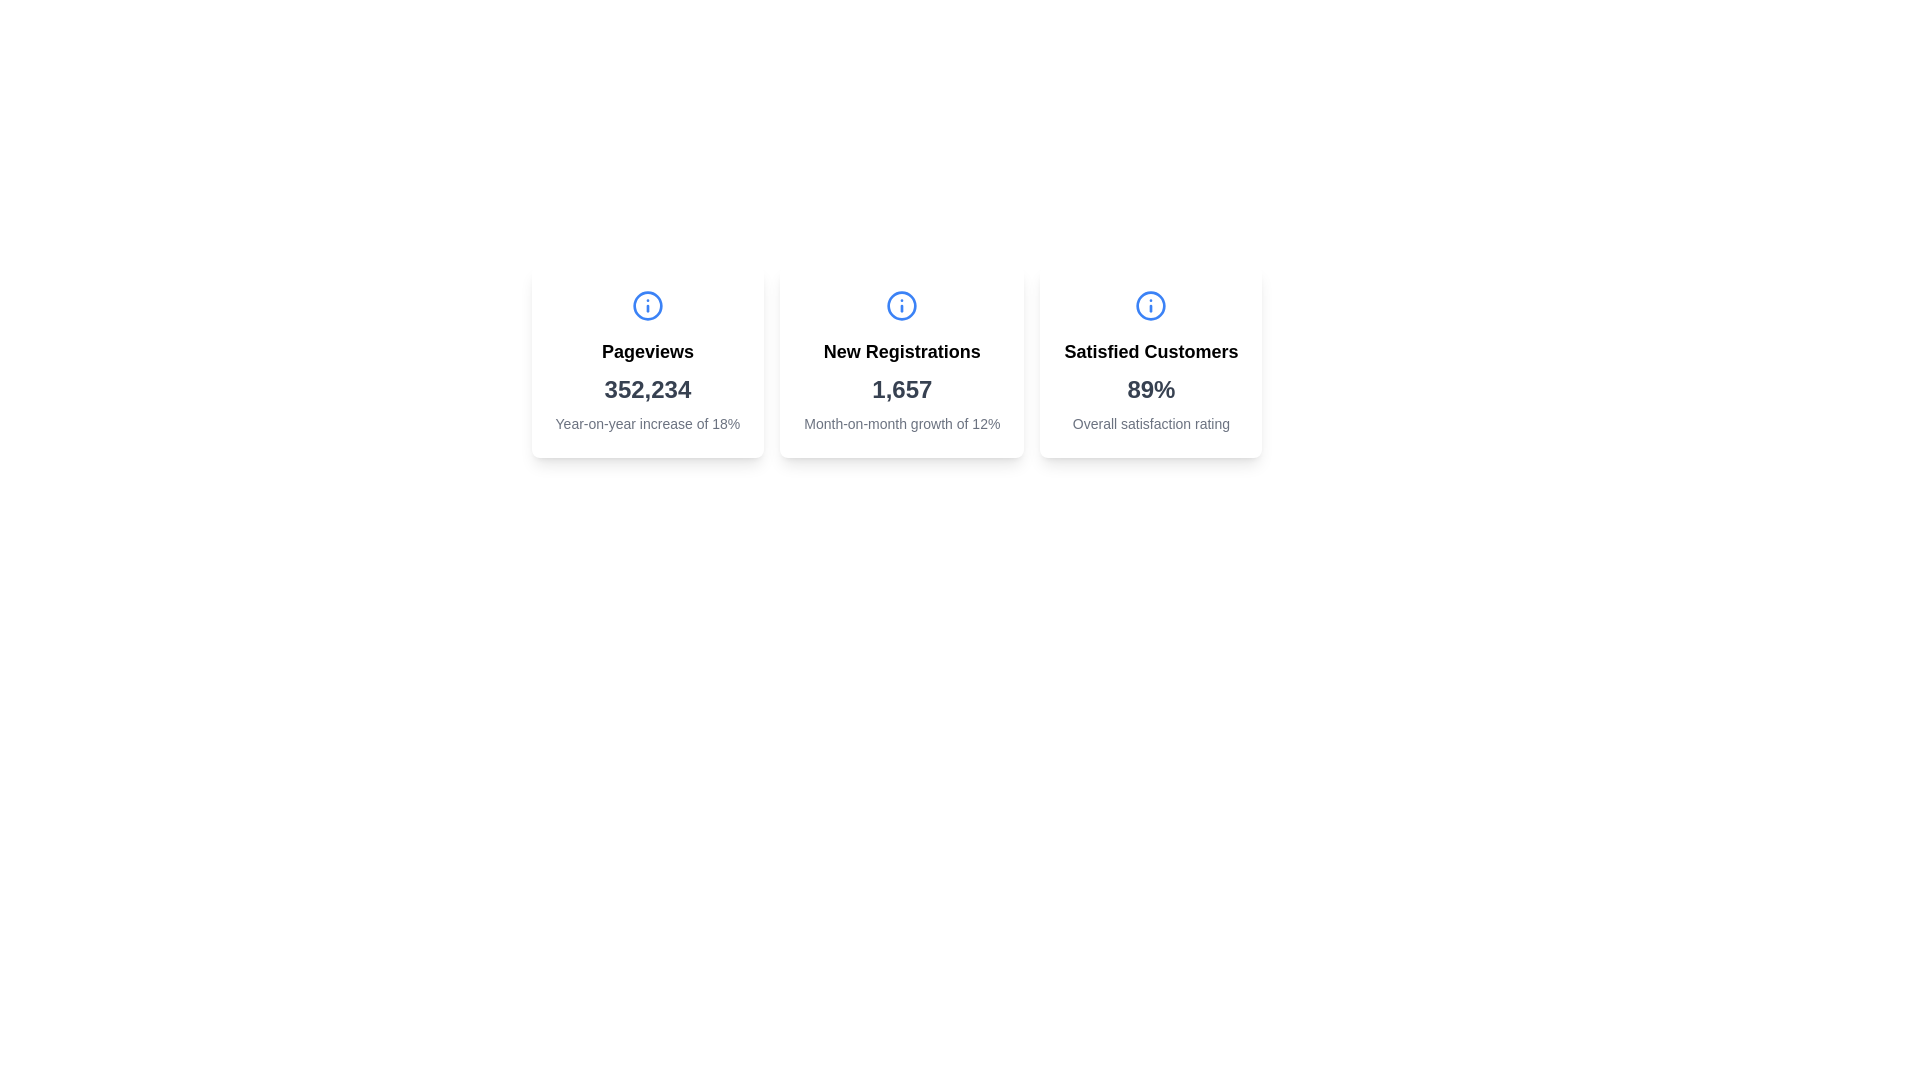 This screenshot has height=1080, width=1920. Describe the element at coordinates (1151, 350) in the screenshot. I see `the bold text label reading 'Satisfied Customers' located in the upper section of the satisfaction metrics card` at that location.